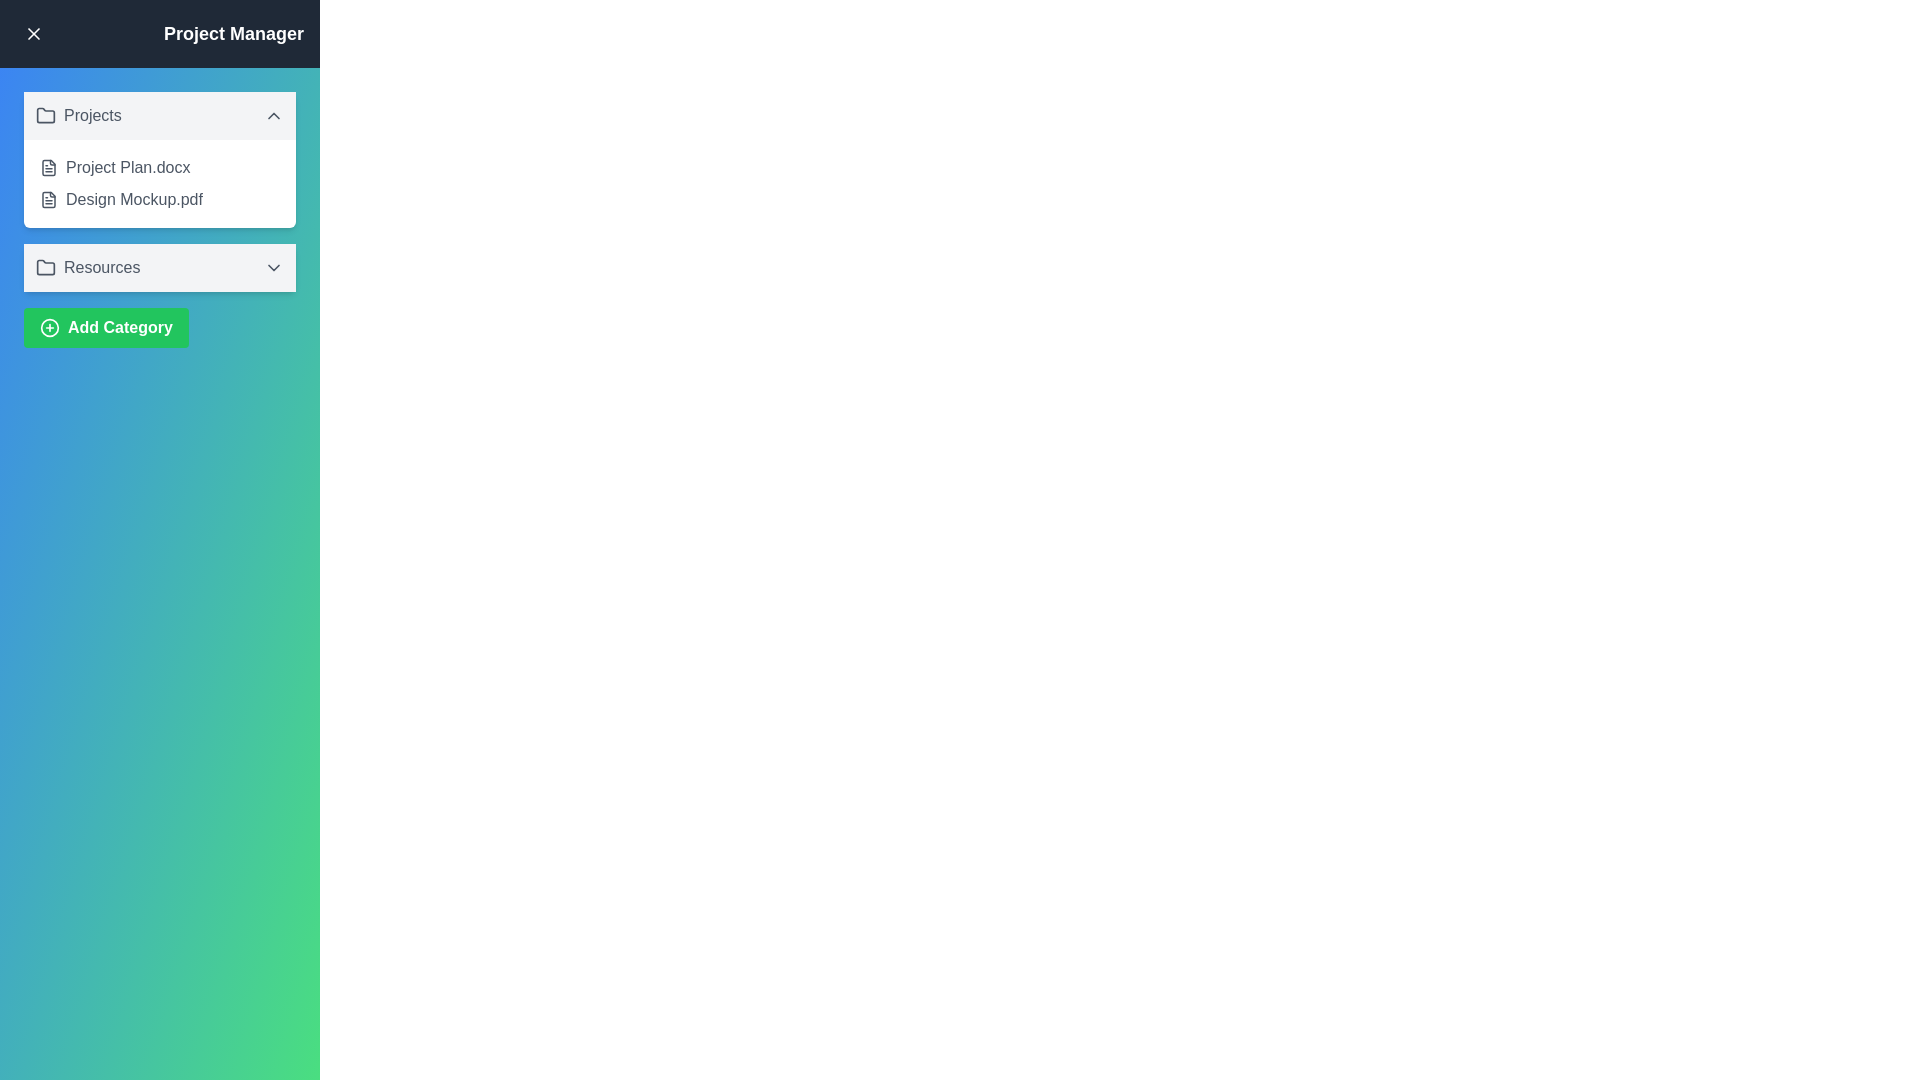  What do you see at coordinates (78, 115) in the screenshot?
I see `the 'Projects' label which is styled as an icon of a folder followed by the text, located in a clickable area with a light gray background` at bounding box center [78, 115].